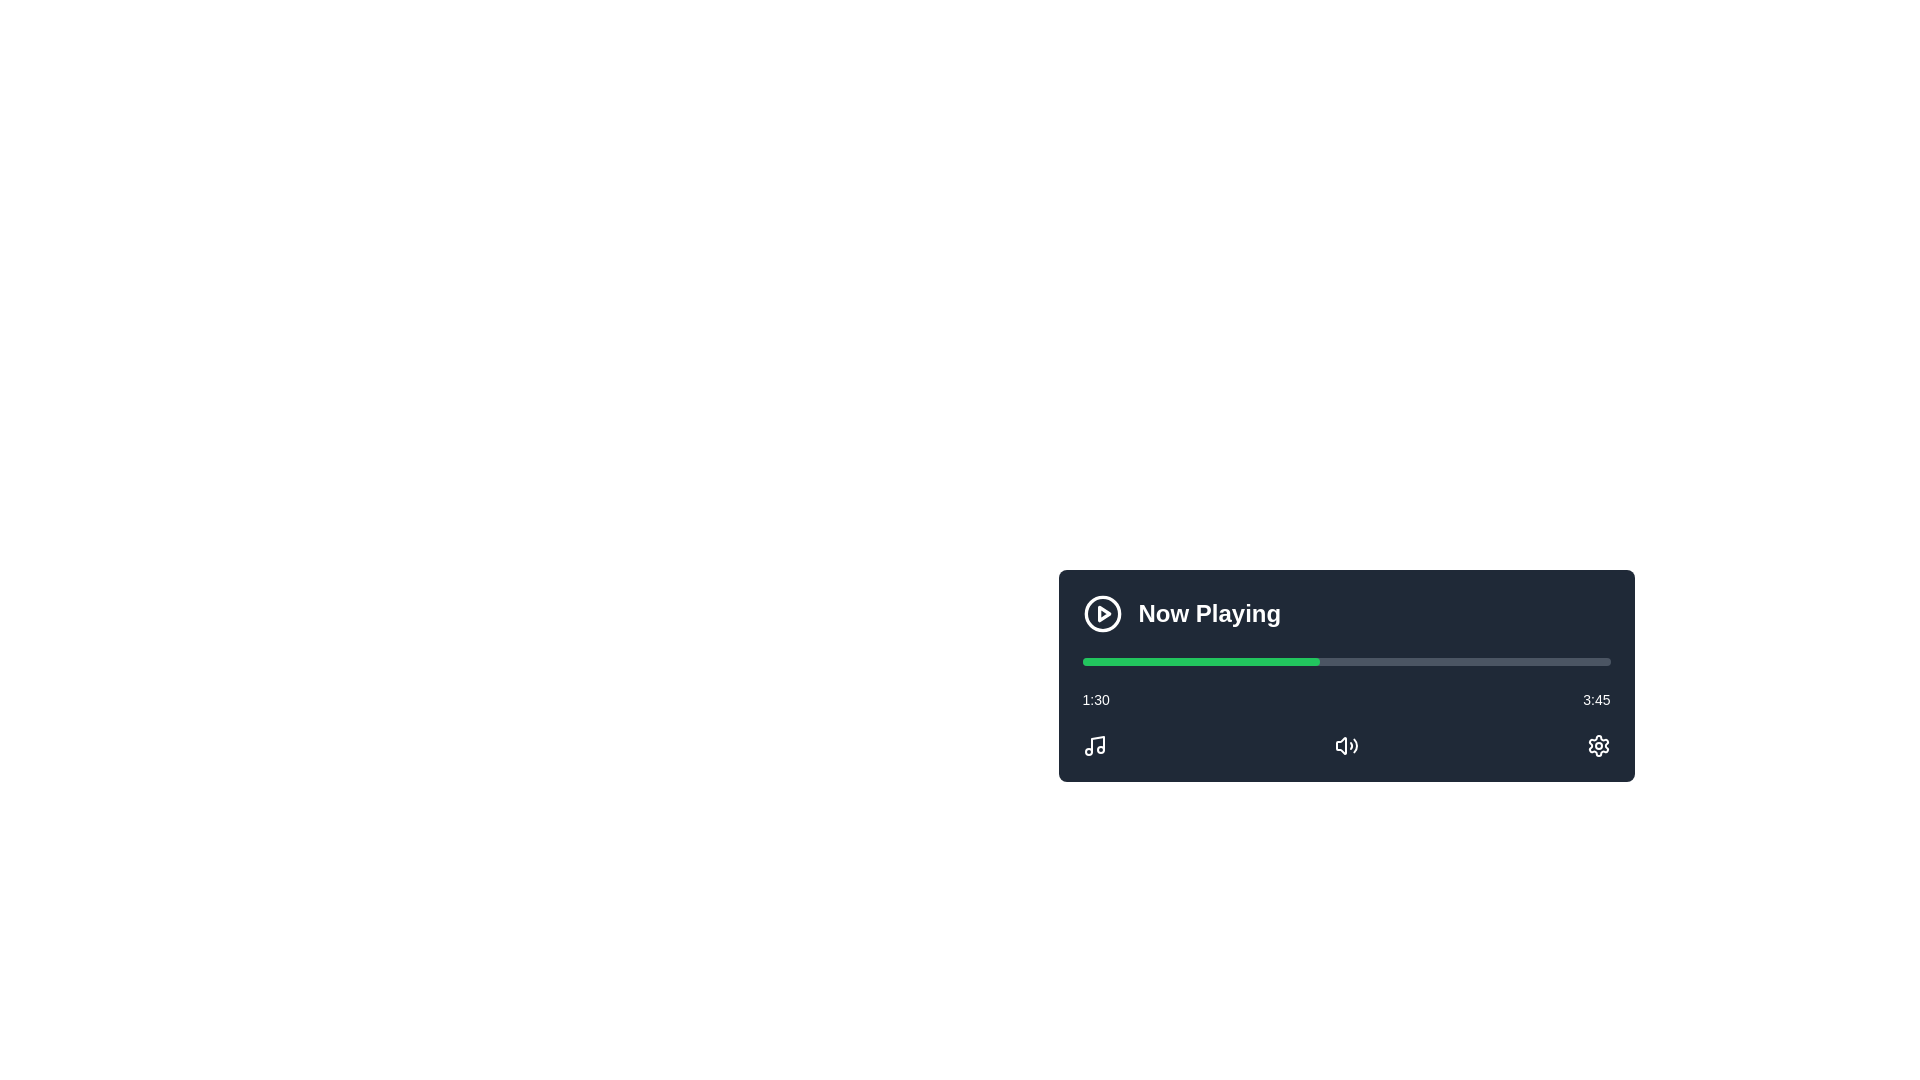 The width and height of the screenshot is (1920, 1080). Describe the element at coordinates (1107, 662) in the screenshot. I see `playback position` at that location.